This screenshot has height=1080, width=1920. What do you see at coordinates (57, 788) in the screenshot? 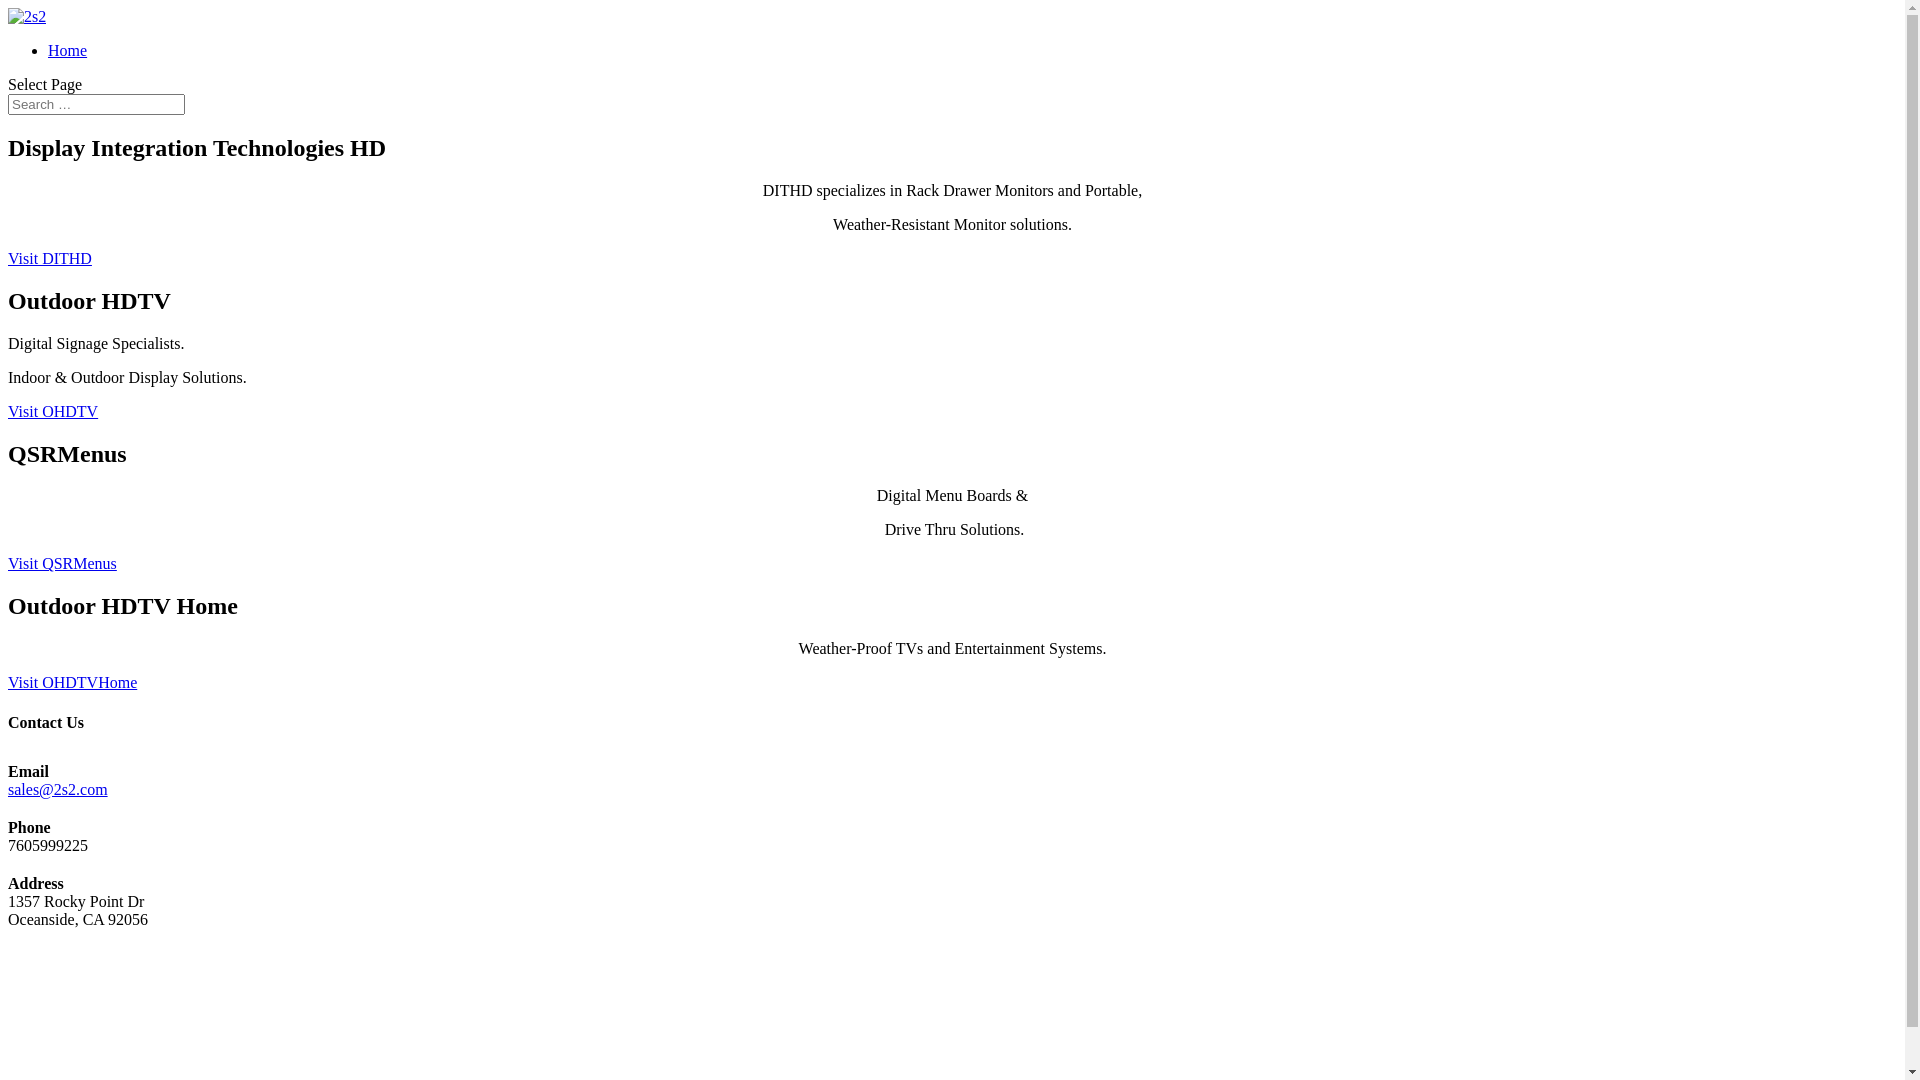
I see `'sales@2s2.com'` at bounding box center [57, 788].